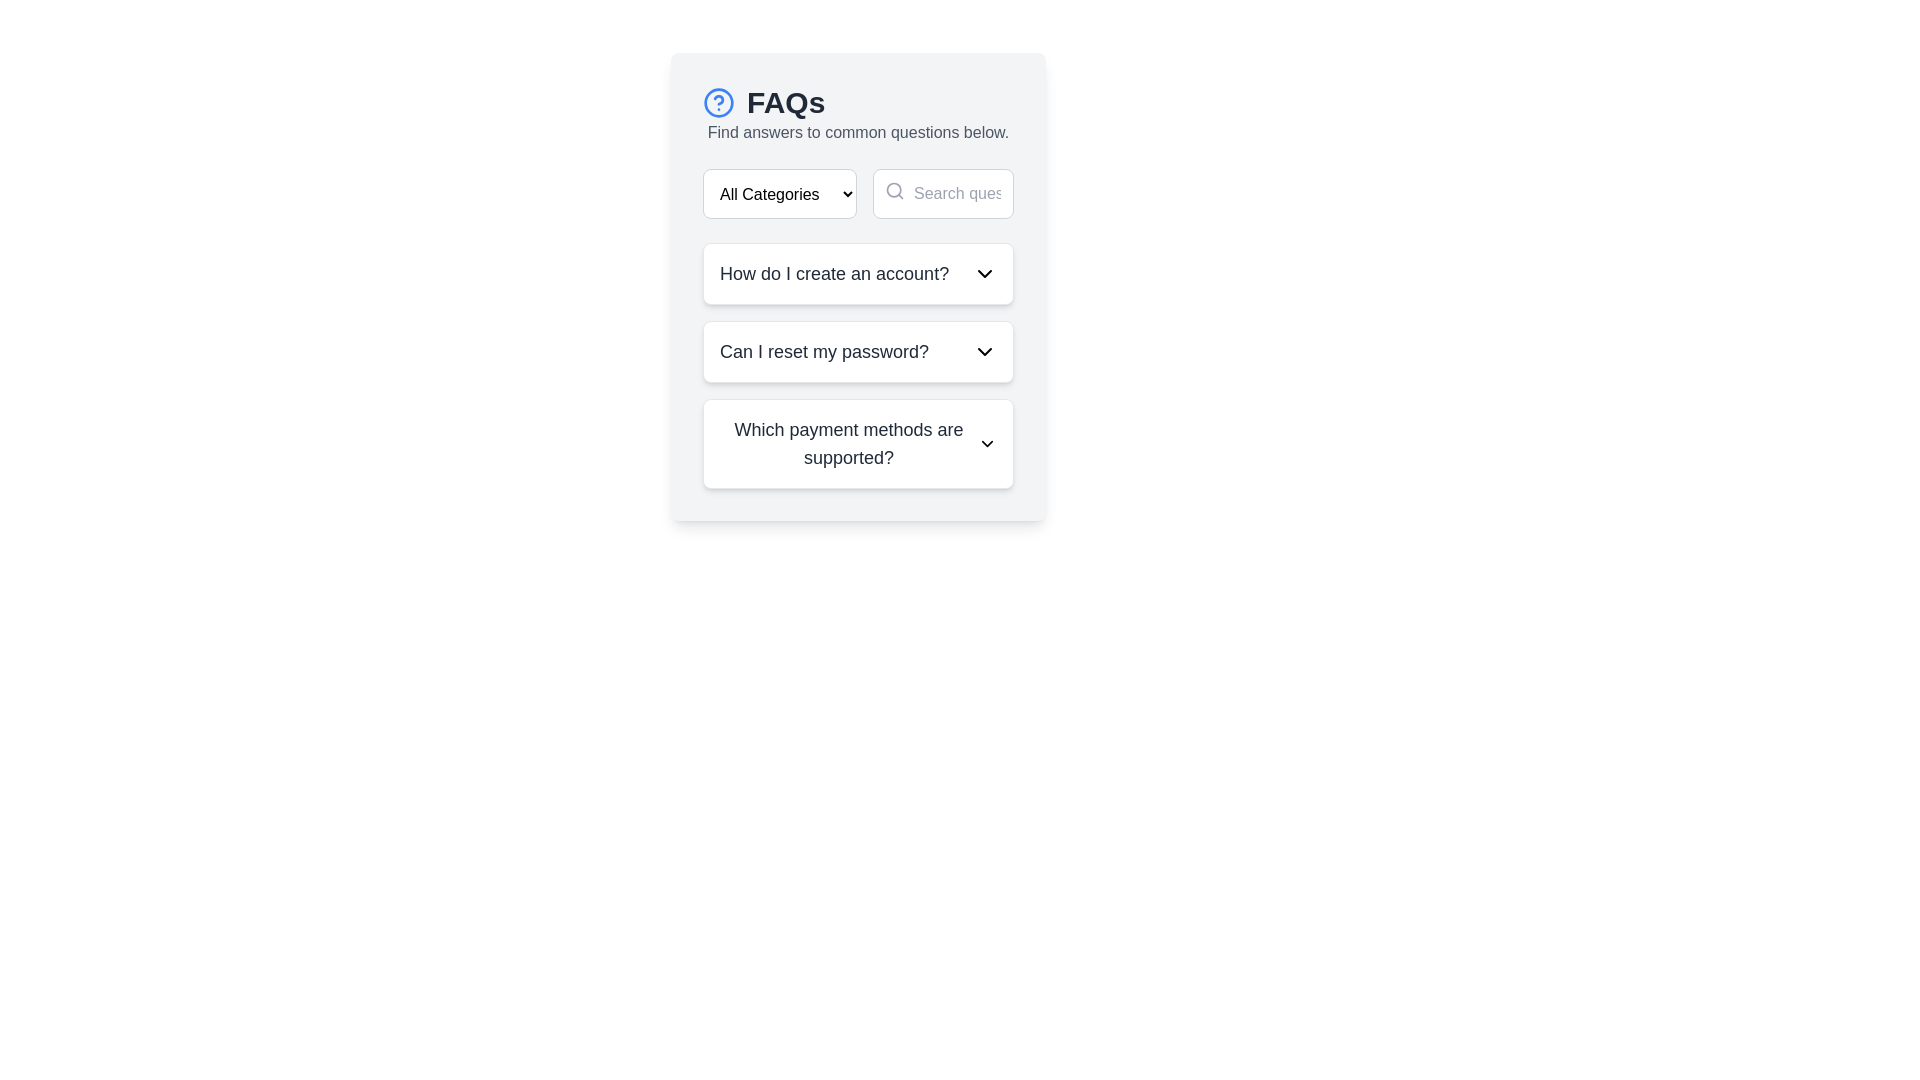  I want to click on the search icon located in the upper-right corner of the FAQ search bar section, which serves as a visual cue for search functionality, so click(893, 191).